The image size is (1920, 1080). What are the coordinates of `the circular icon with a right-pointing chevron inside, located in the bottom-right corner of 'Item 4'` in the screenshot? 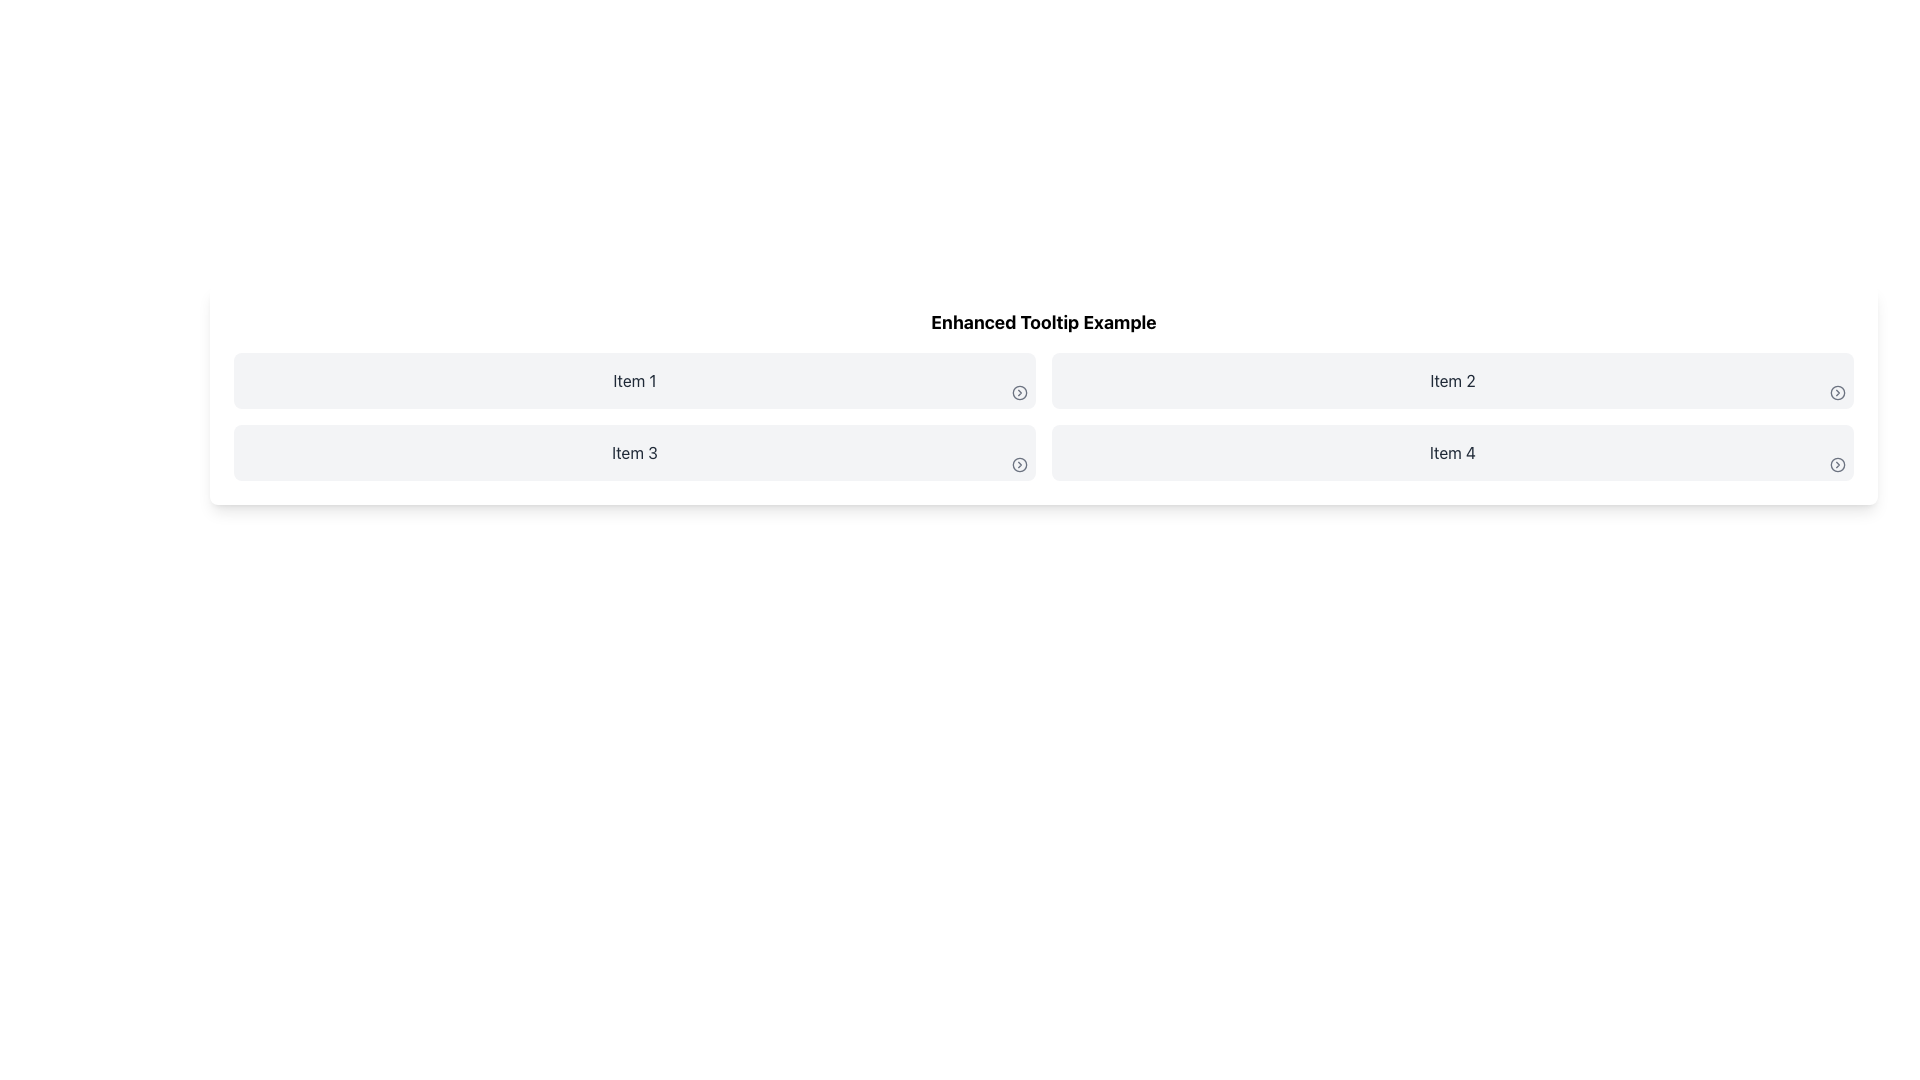 It's located at (1838, 465).